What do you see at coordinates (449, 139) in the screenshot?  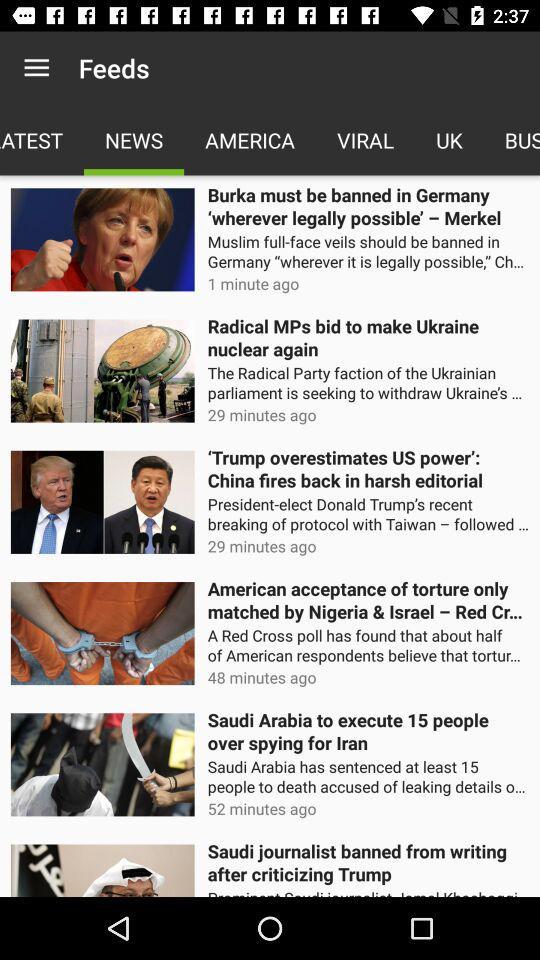 I see `the app next to the business` at bounding box center [449, 139].